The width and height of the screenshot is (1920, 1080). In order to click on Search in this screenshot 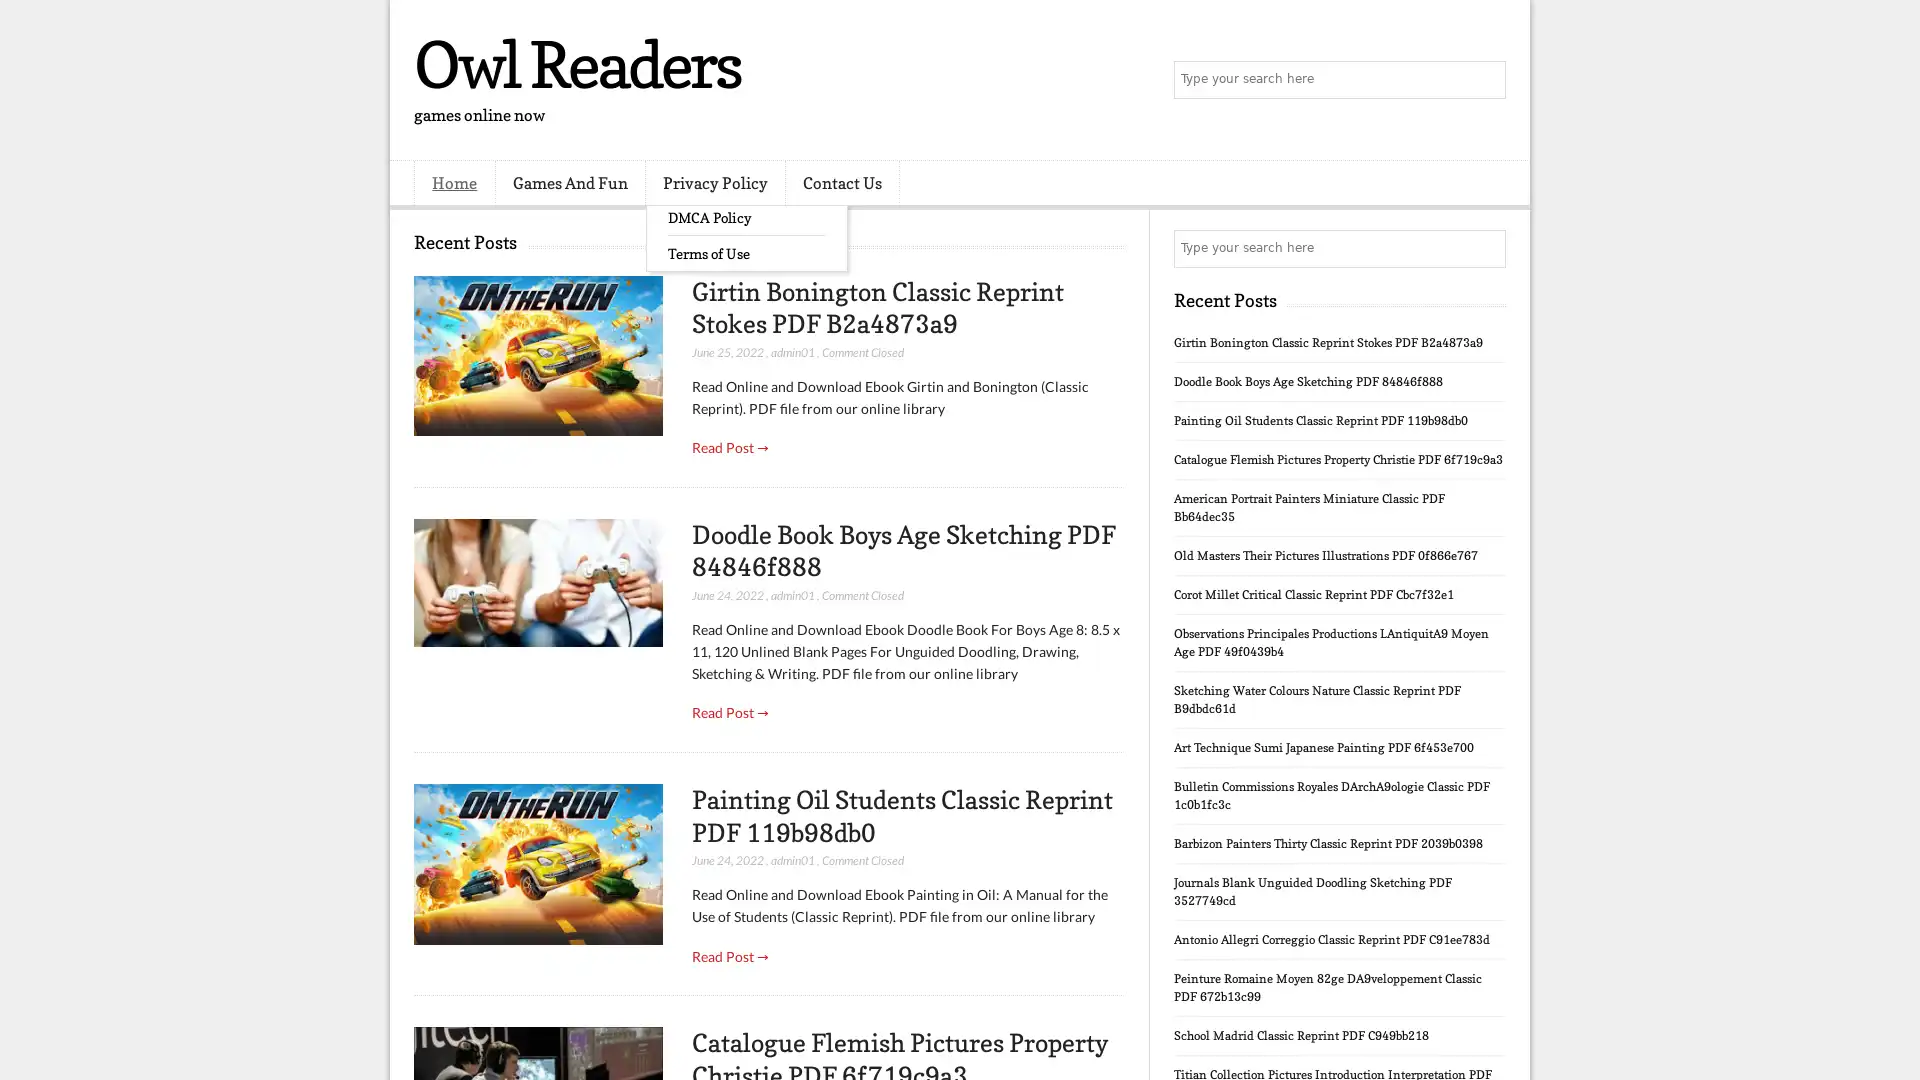, I will do `click(1485, 80)`.